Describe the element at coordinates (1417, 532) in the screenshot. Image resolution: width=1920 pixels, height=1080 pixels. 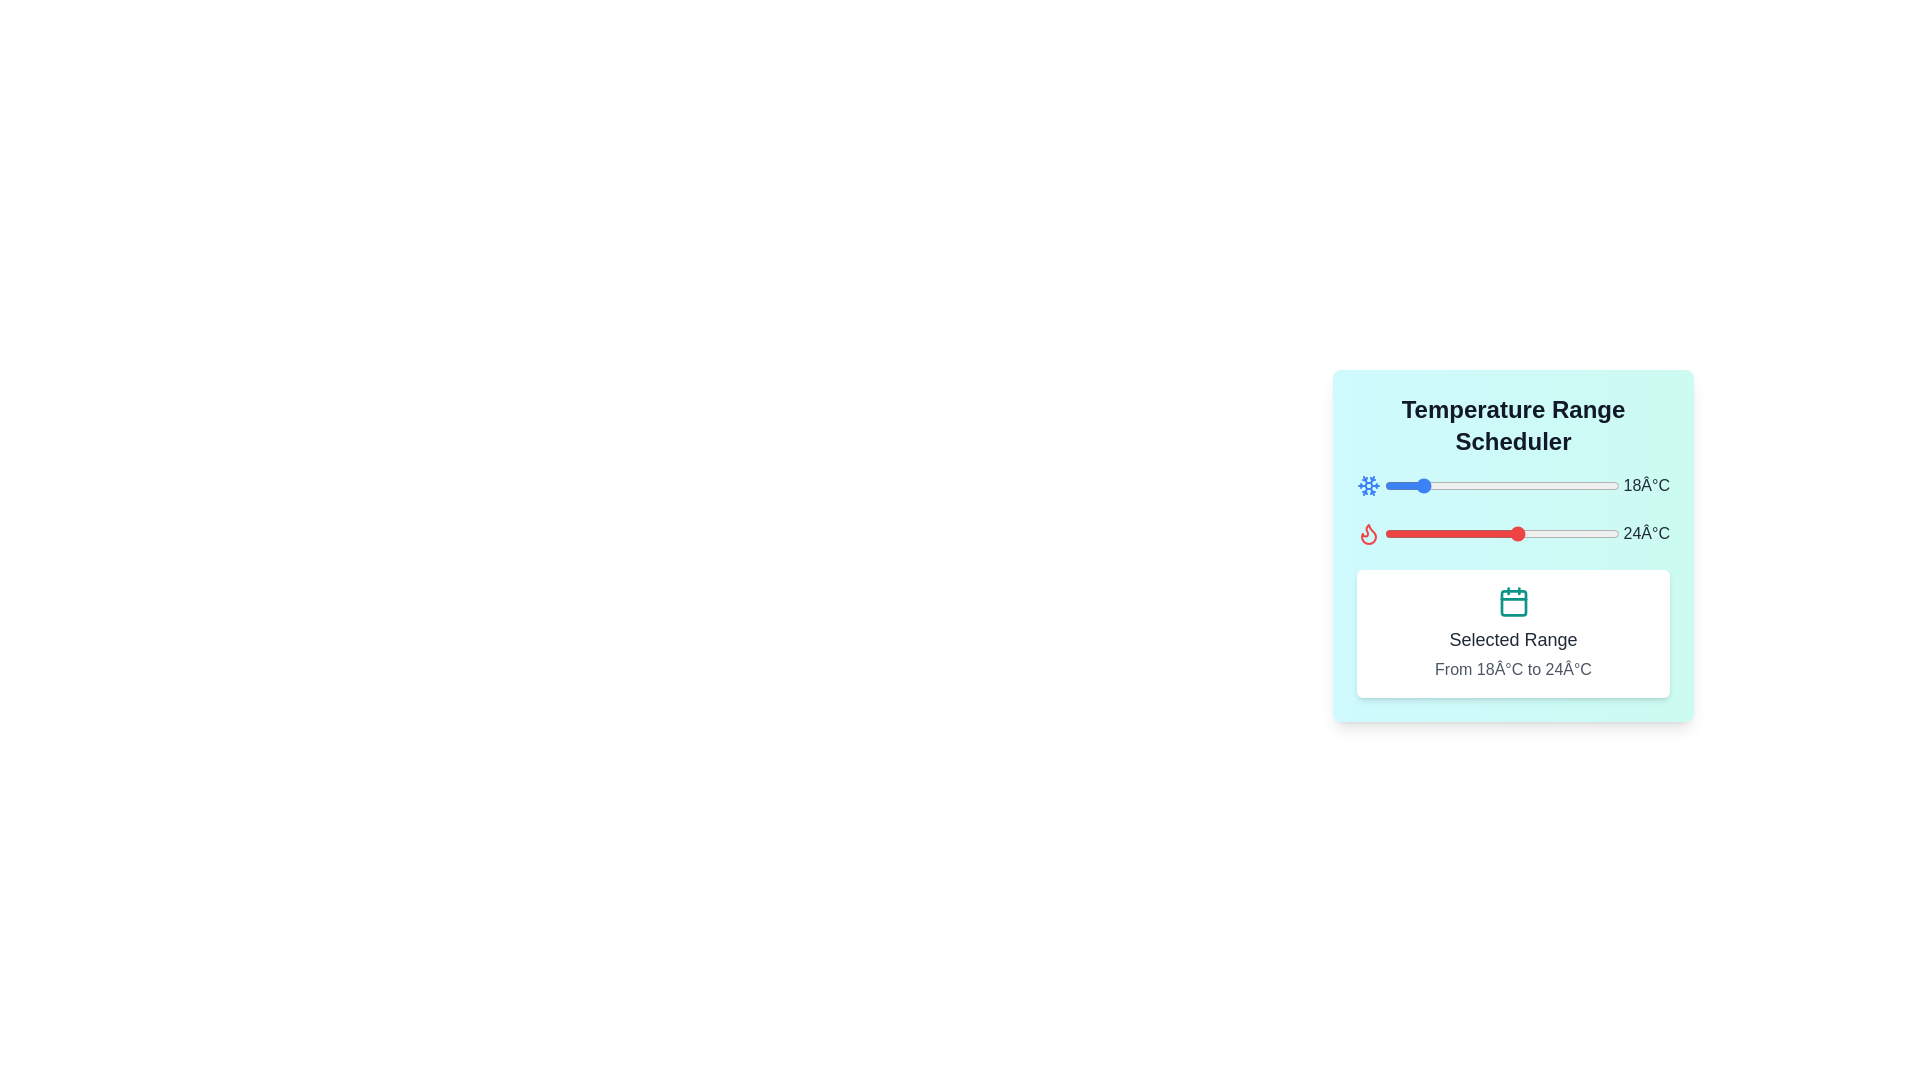
I see `the temperature` at that location.